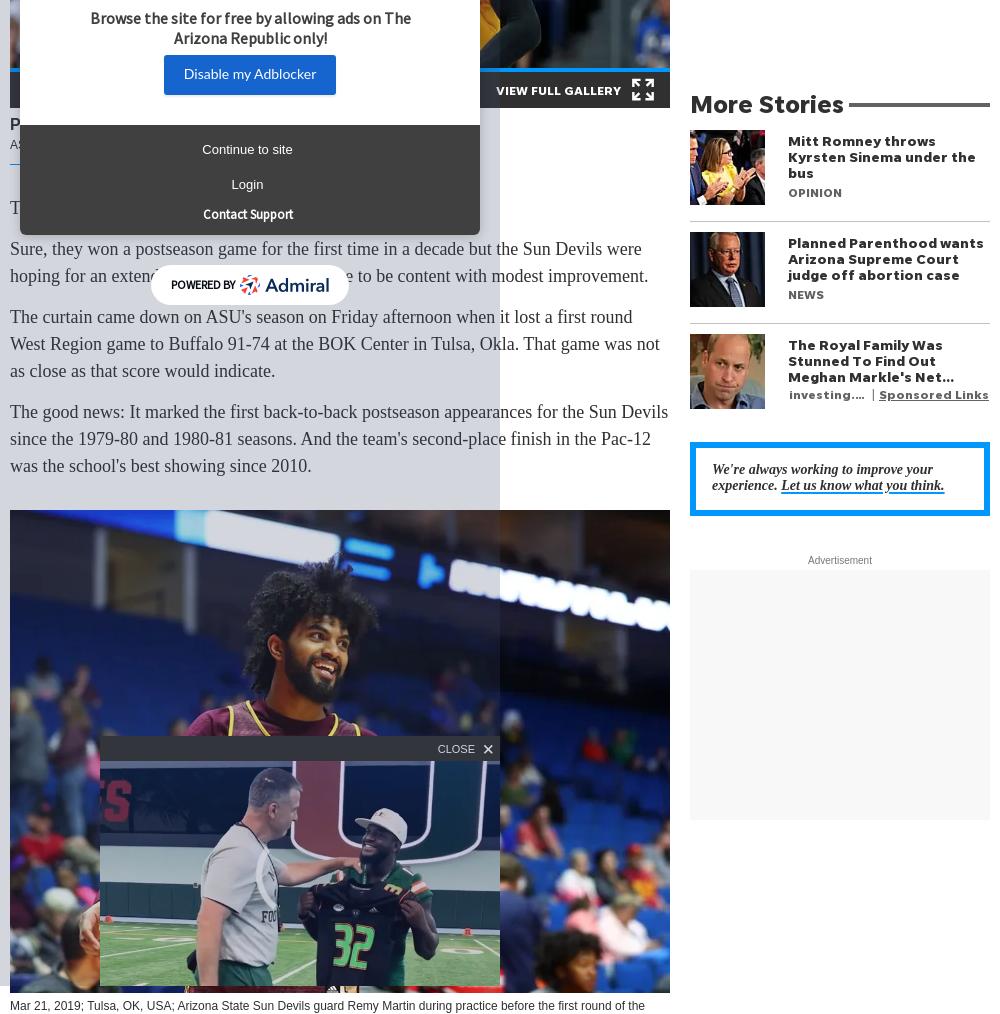 This screenshot has height=1014, width=1000. What do you see at coordinates (333, 343) in the screenshot?
I see `'The curtain came down on ASU's season on Friday afternoon when it lost a first round West Region game to Buffalo 91-74 at the BOK Center in Tulsa, Okla. That game was not as close as that score would indicate.'` at bounding box center [333, 343].